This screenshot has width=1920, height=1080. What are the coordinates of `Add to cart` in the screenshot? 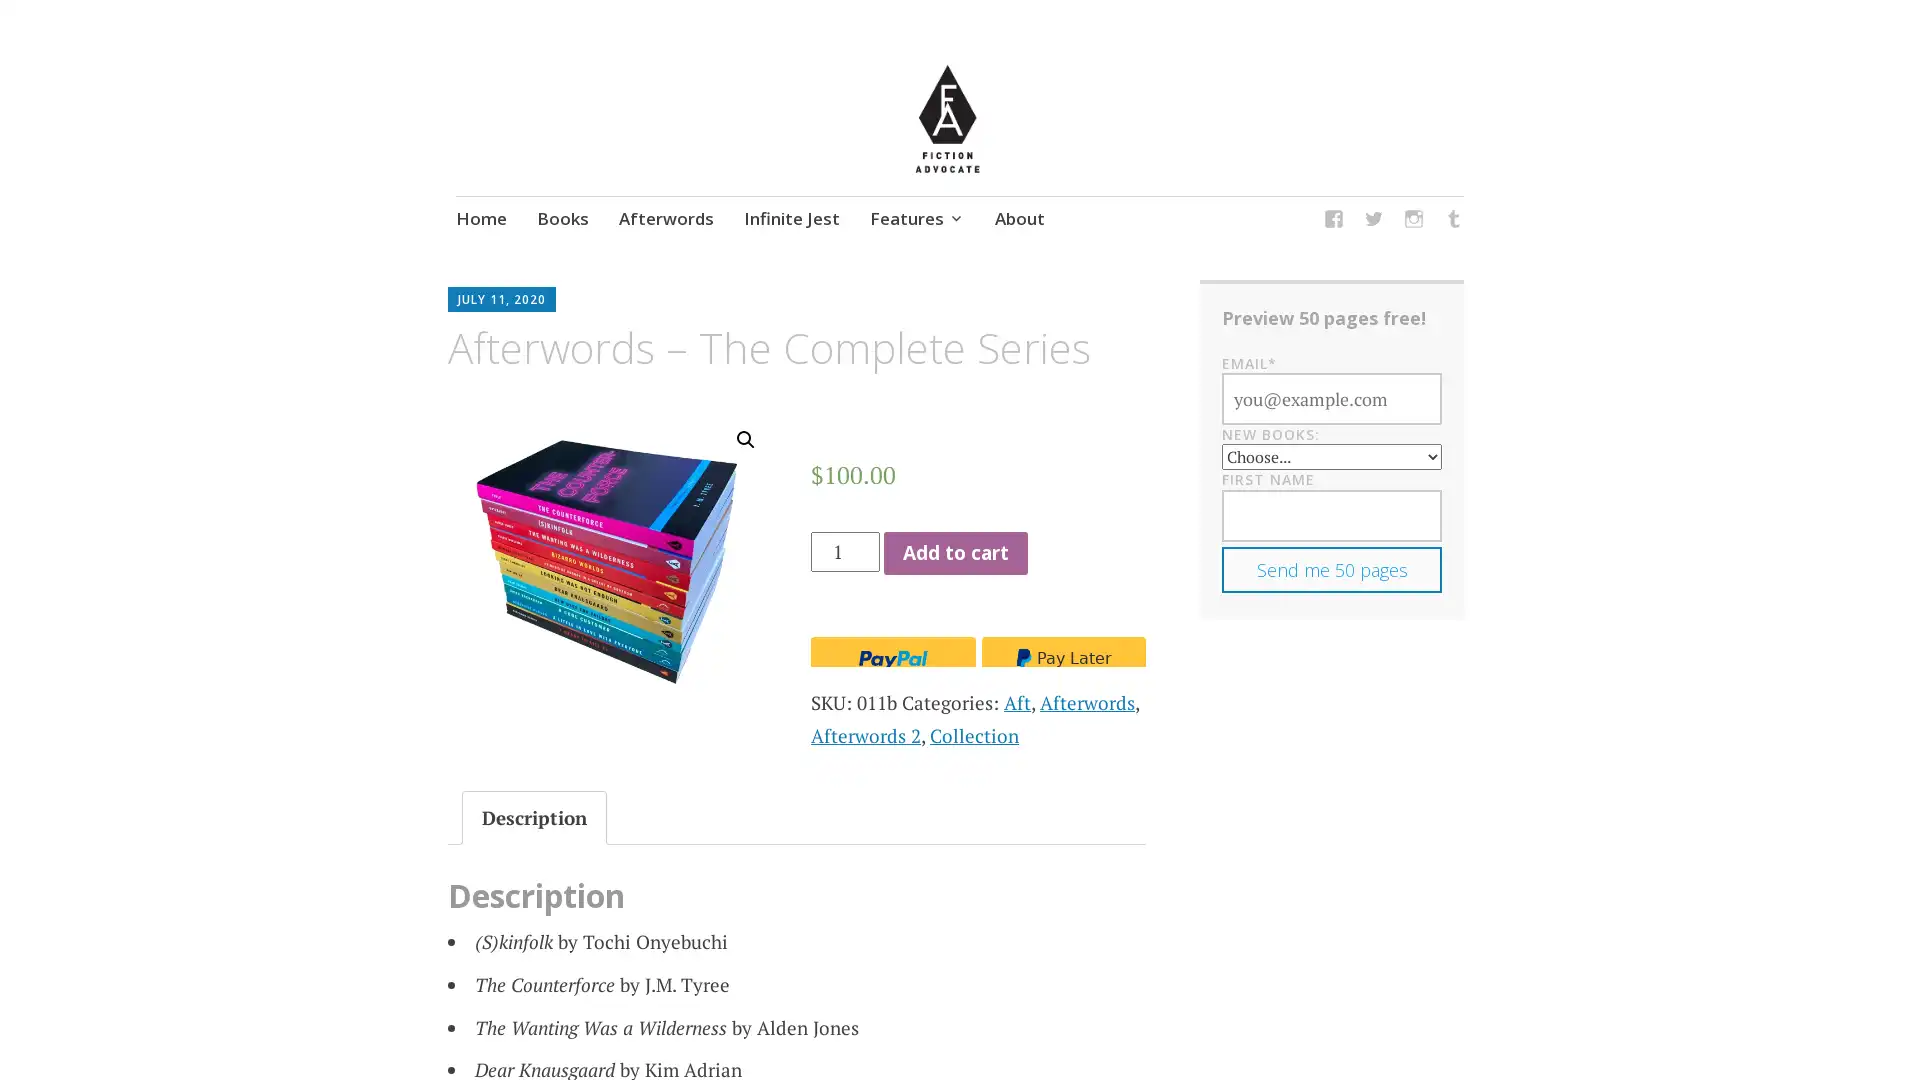 It's located at (954, 552).